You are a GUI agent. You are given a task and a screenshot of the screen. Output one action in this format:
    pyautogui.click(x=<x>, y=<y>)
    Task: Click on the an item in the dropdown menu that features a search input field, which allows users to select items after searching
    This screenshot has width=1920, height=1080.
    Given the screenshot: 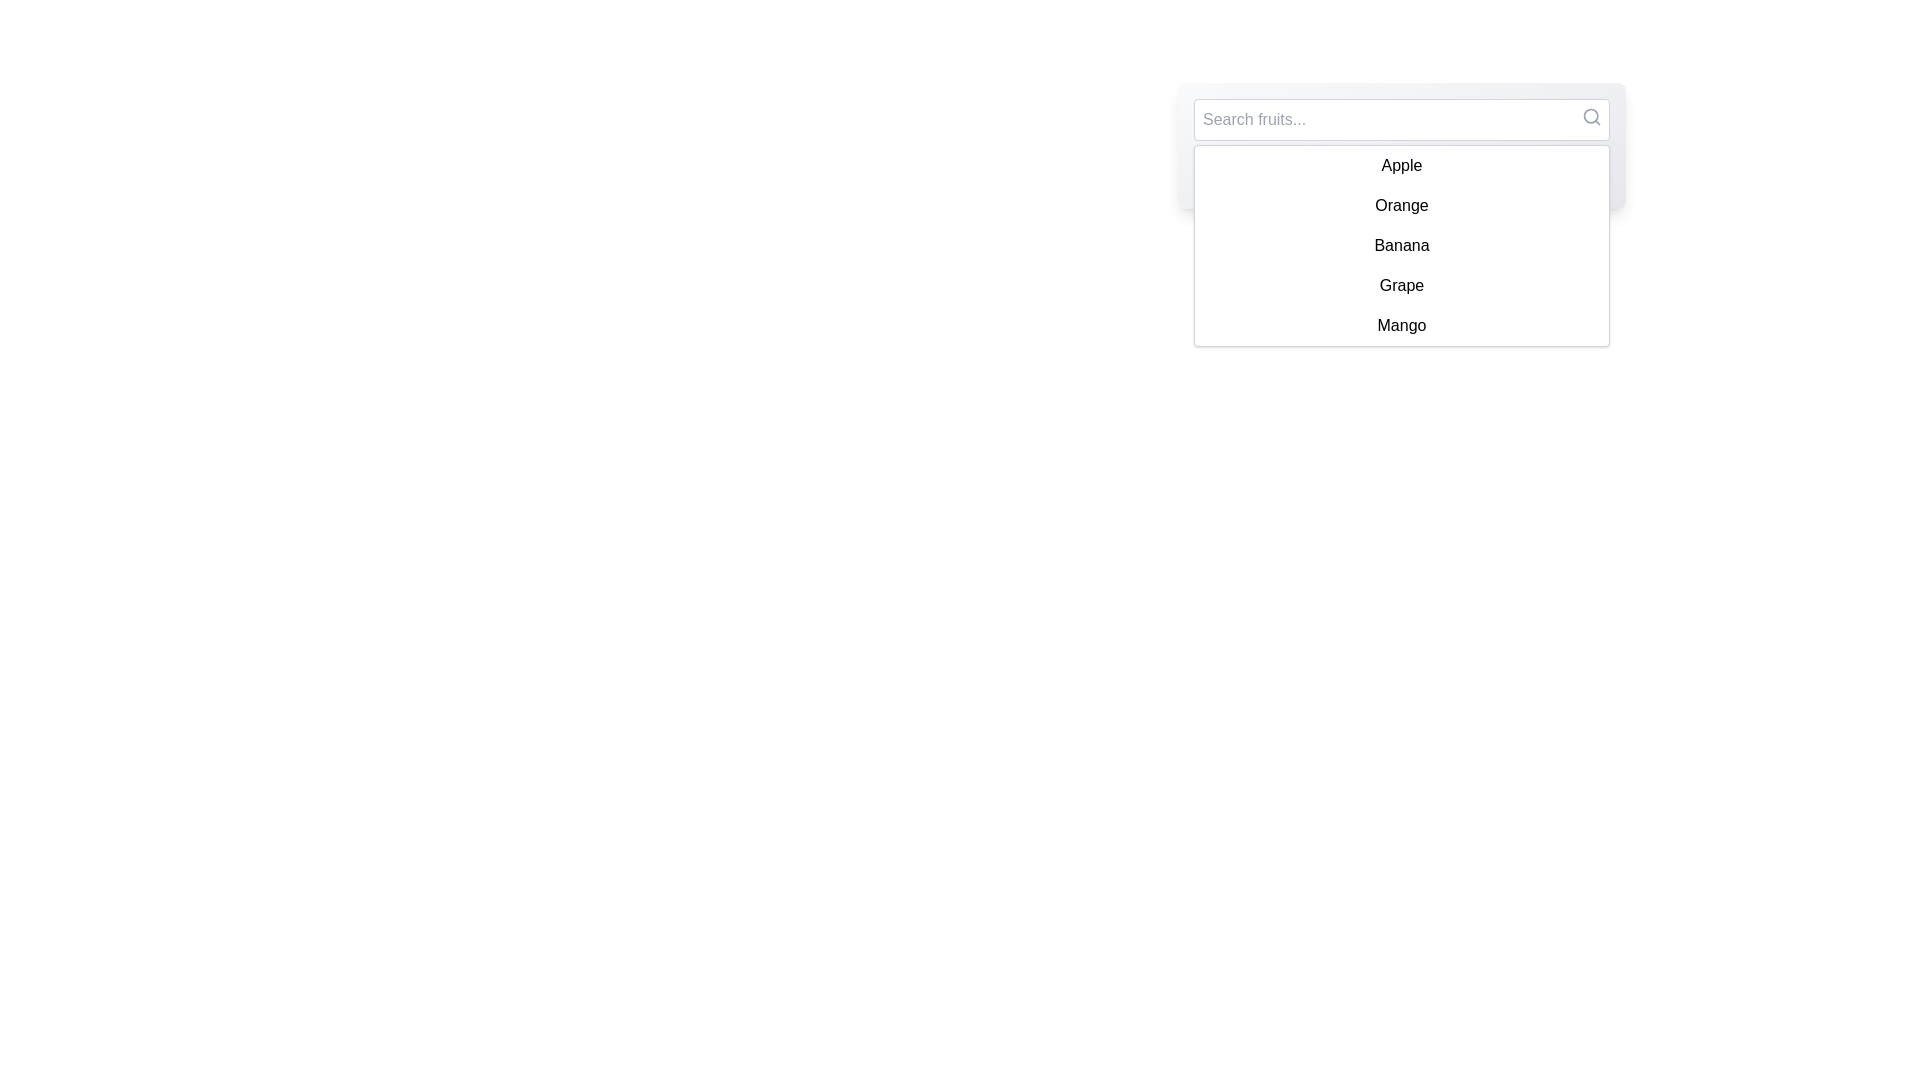 What is the action you would take?
    pyautogui.click(x=1400, y=145)
    